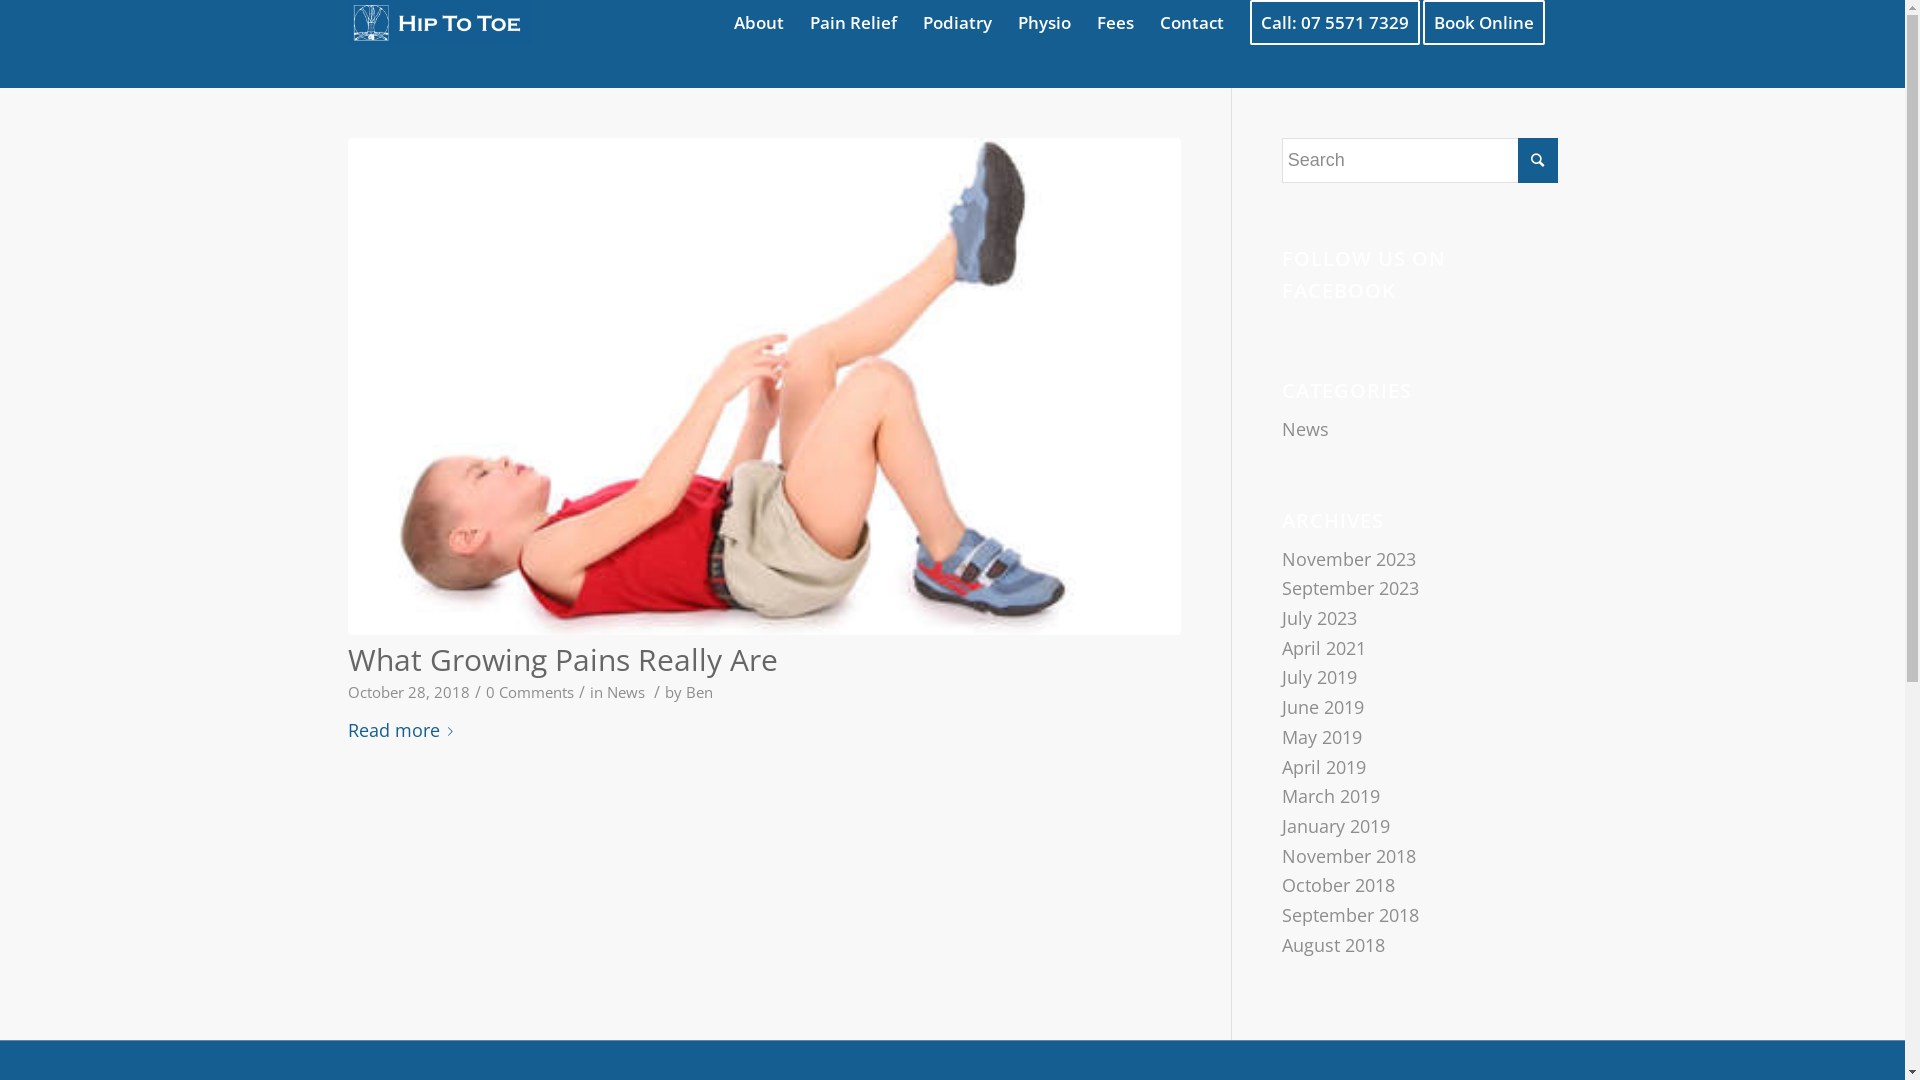  Describe the element at coordinates (561, 659) in the screenshot. I see `'What Growing Pains Really Are'` at that location.